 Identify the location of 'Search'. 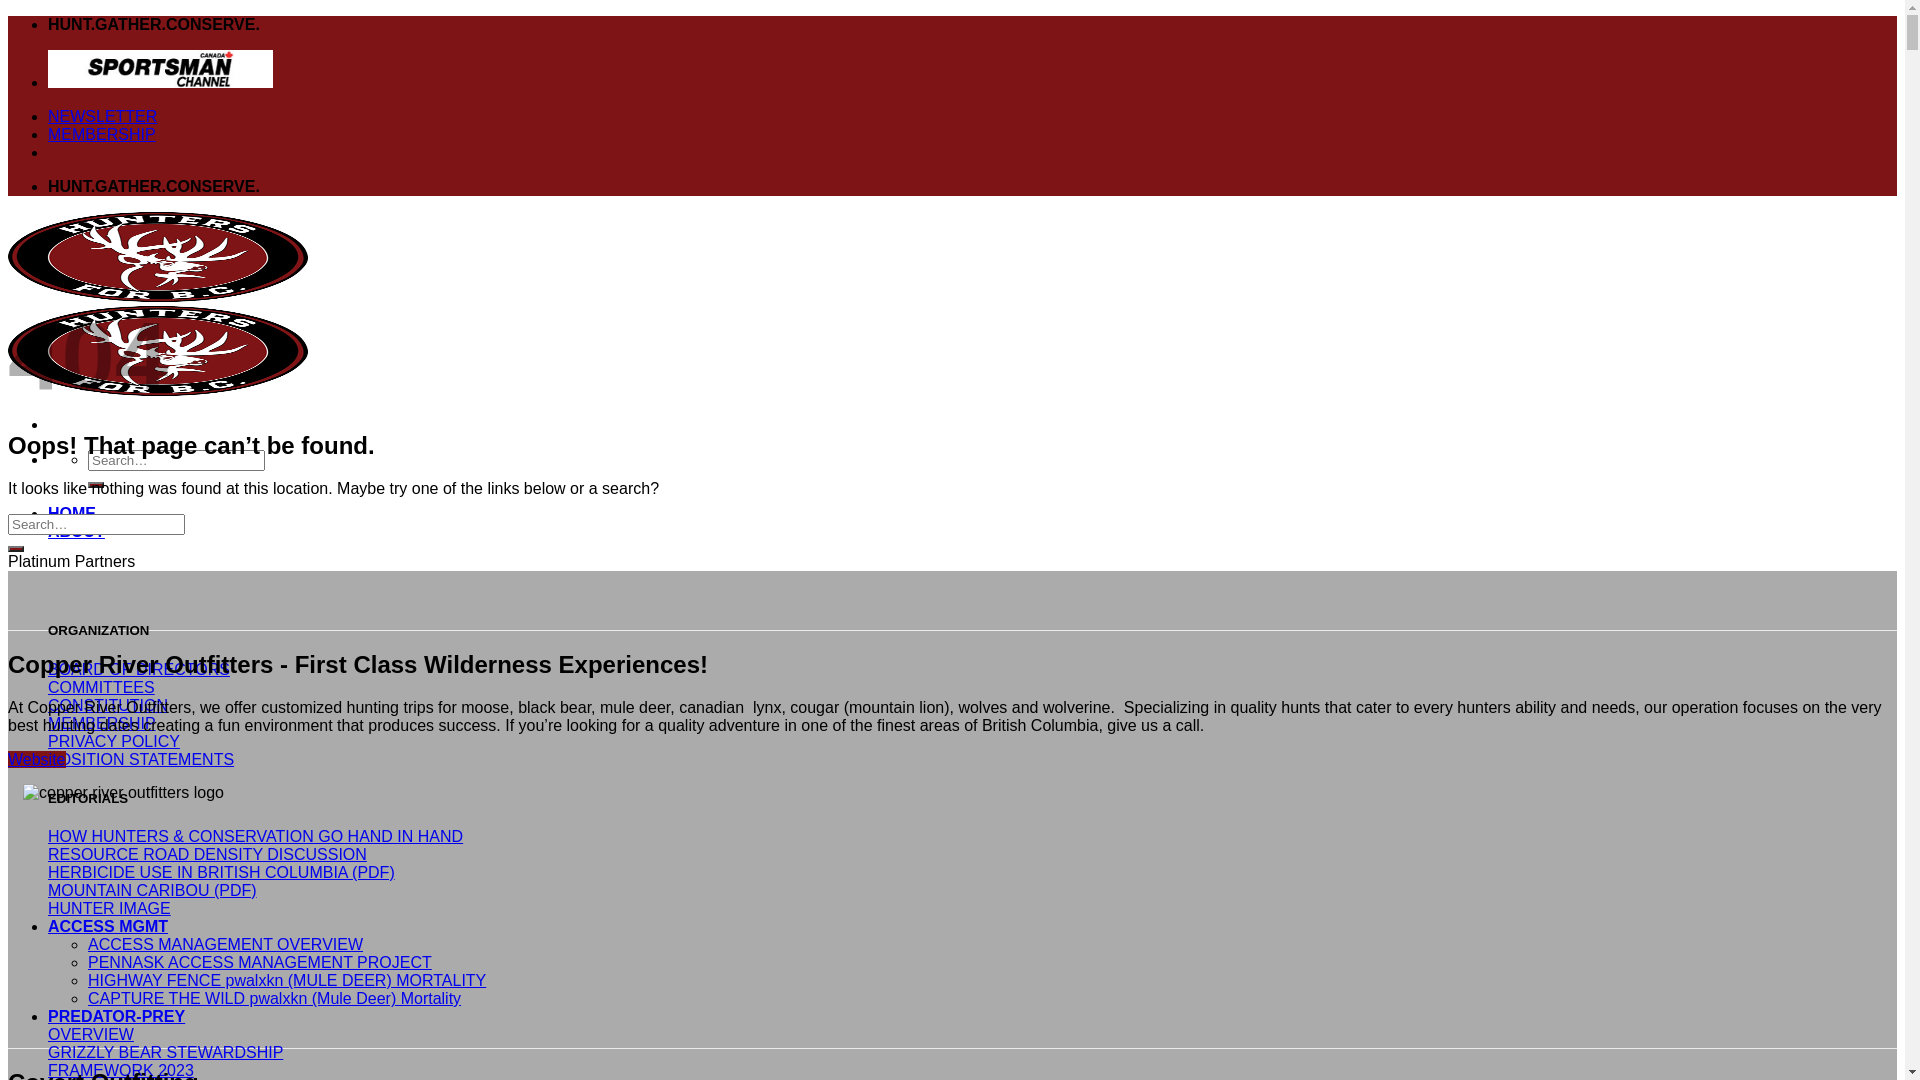
(95, 485).